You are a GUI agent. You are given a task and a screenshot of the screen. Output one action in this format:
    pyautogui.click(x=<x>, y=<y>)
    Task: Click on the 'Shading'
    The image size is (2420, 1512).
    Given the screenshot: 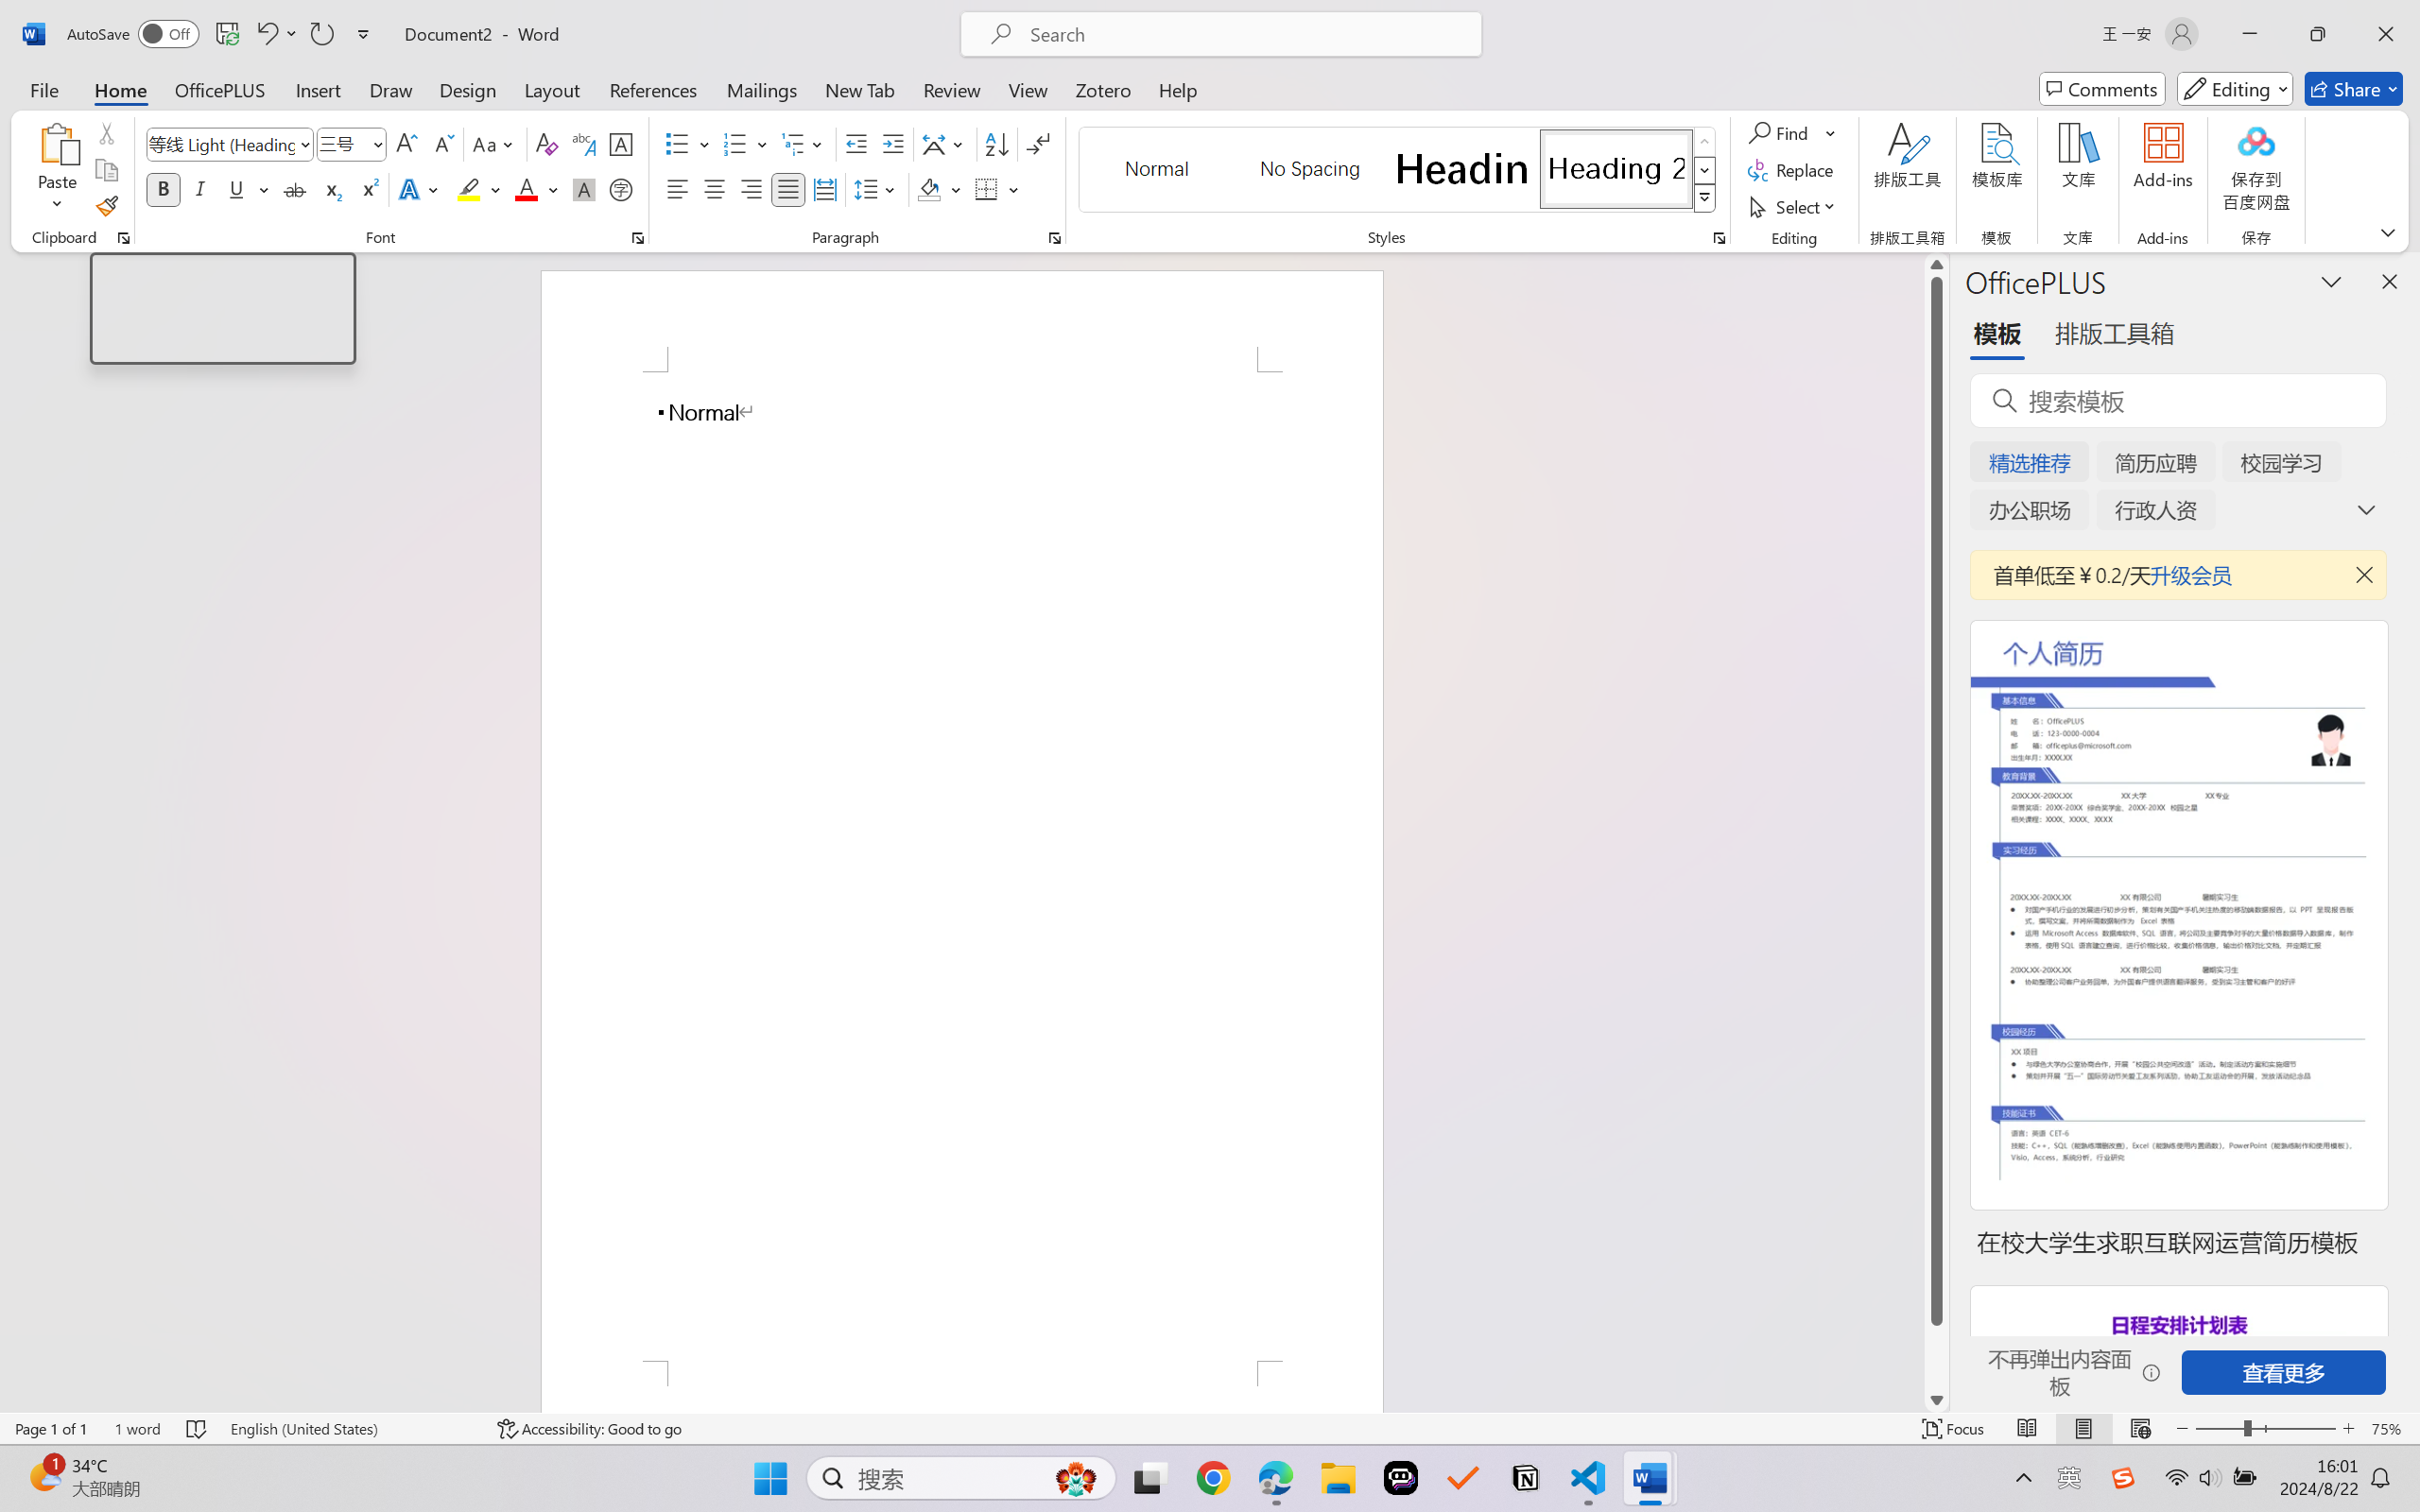 What is the action you would take?
    pyautogui.click(x=939, y=188)
    